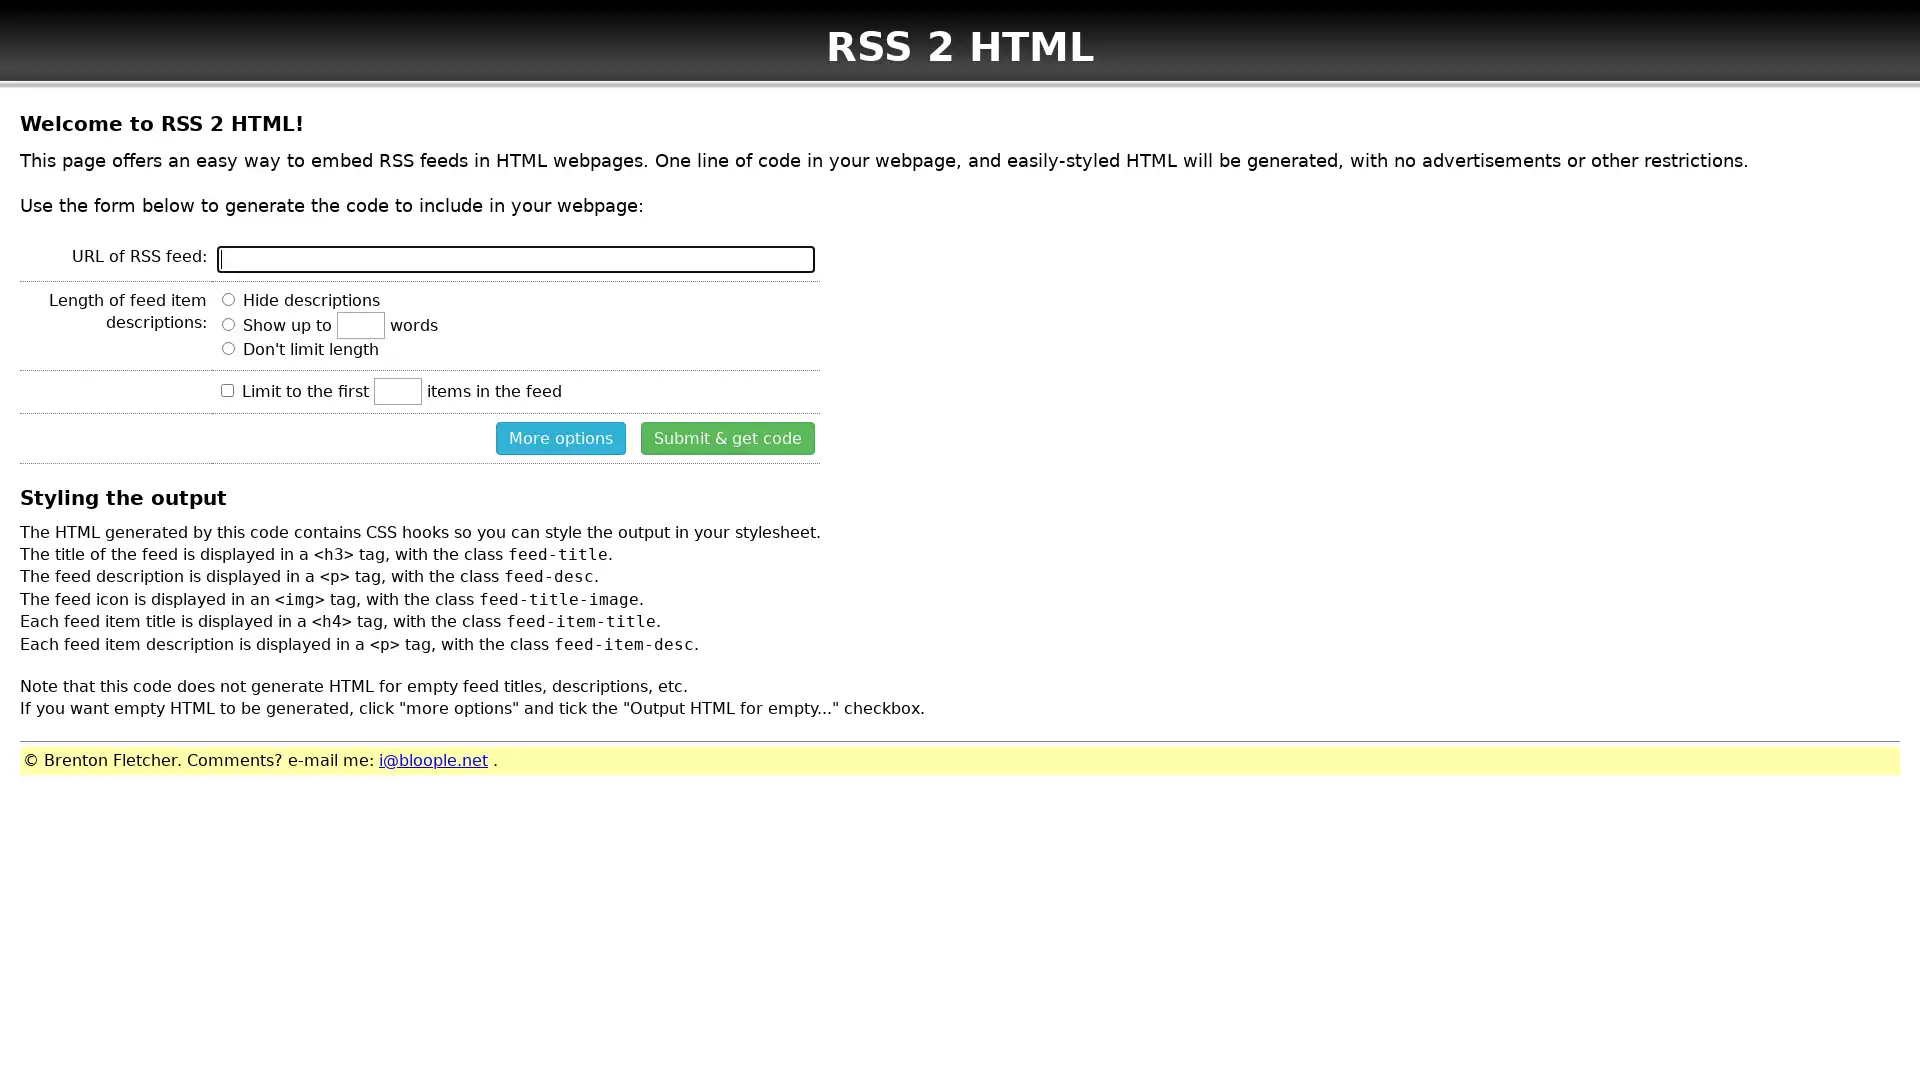 The height and width of the screenshot is (1080, 1920). What do you see at coordinates (560, 436) in the screenshot?
I see `More options` at bounding box center [560, 436].